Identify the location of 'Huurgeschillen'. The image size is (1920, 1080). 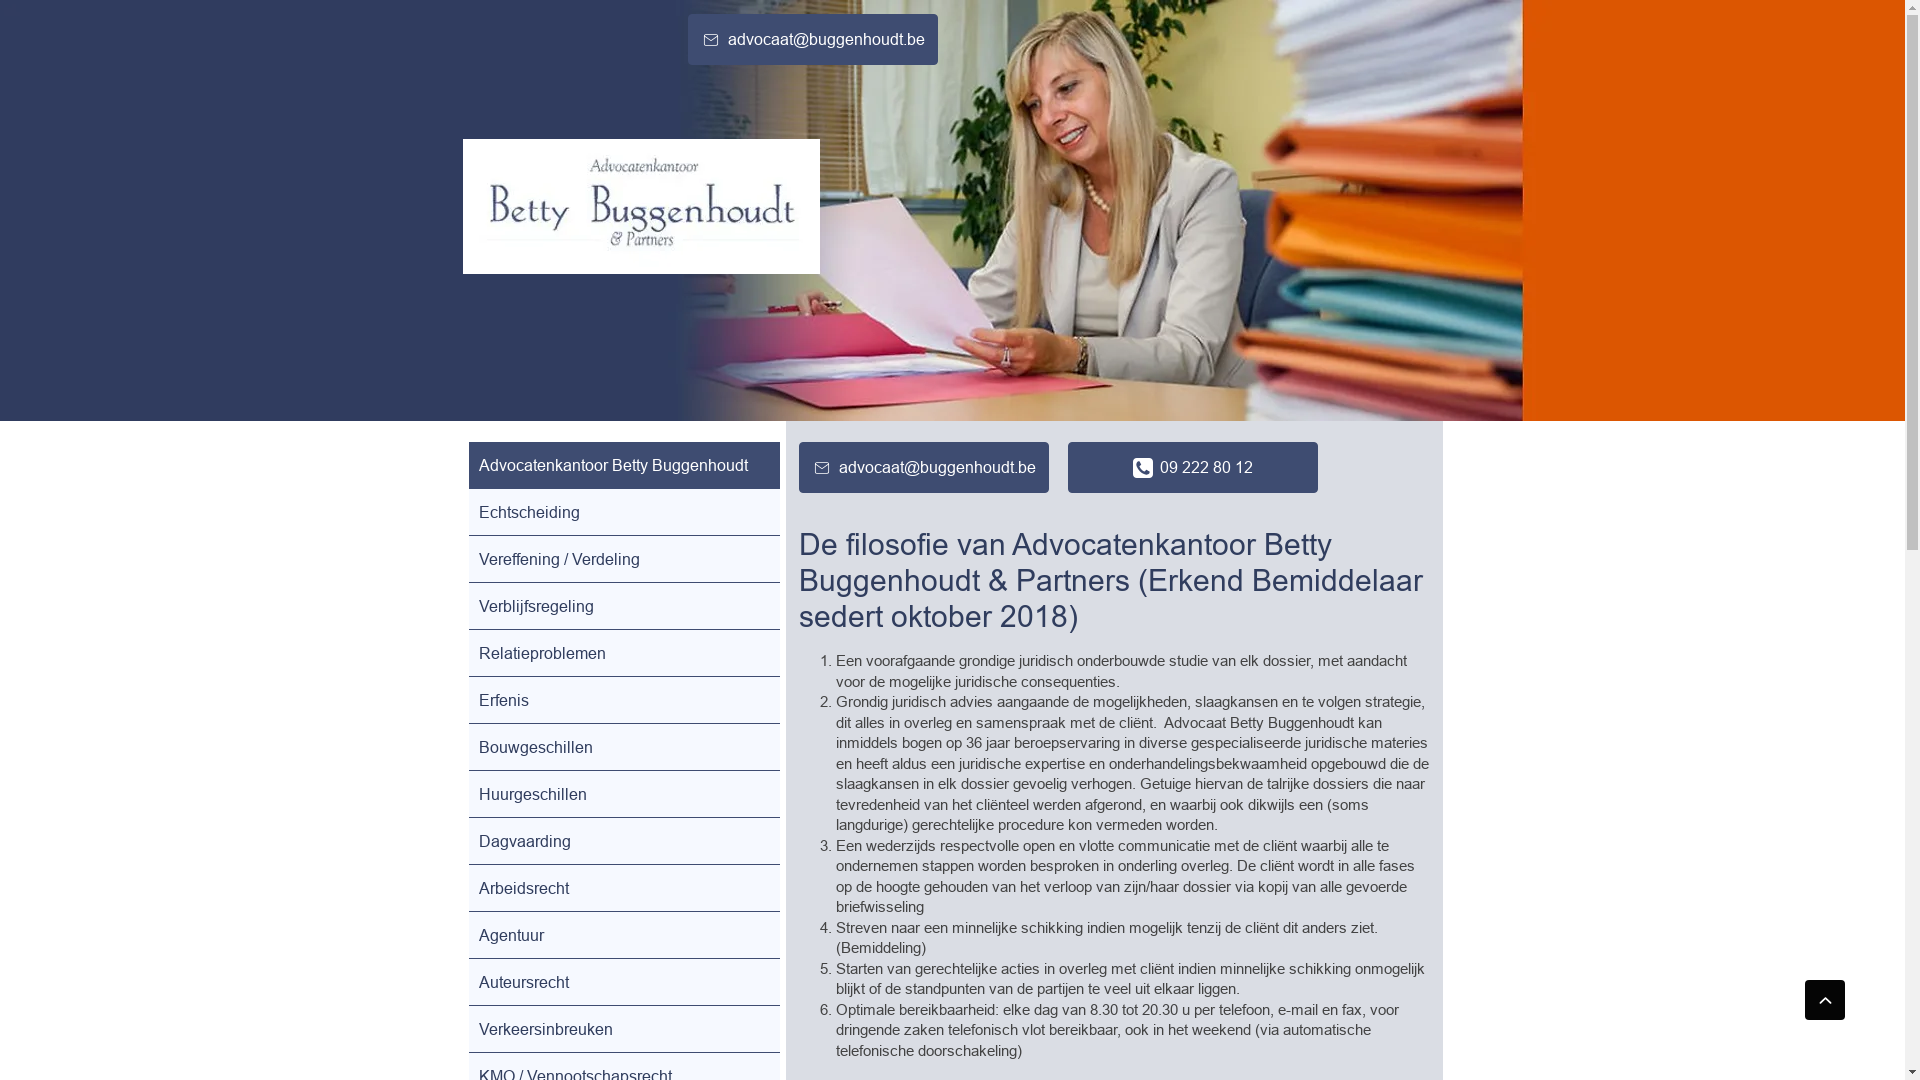
(622, 793).